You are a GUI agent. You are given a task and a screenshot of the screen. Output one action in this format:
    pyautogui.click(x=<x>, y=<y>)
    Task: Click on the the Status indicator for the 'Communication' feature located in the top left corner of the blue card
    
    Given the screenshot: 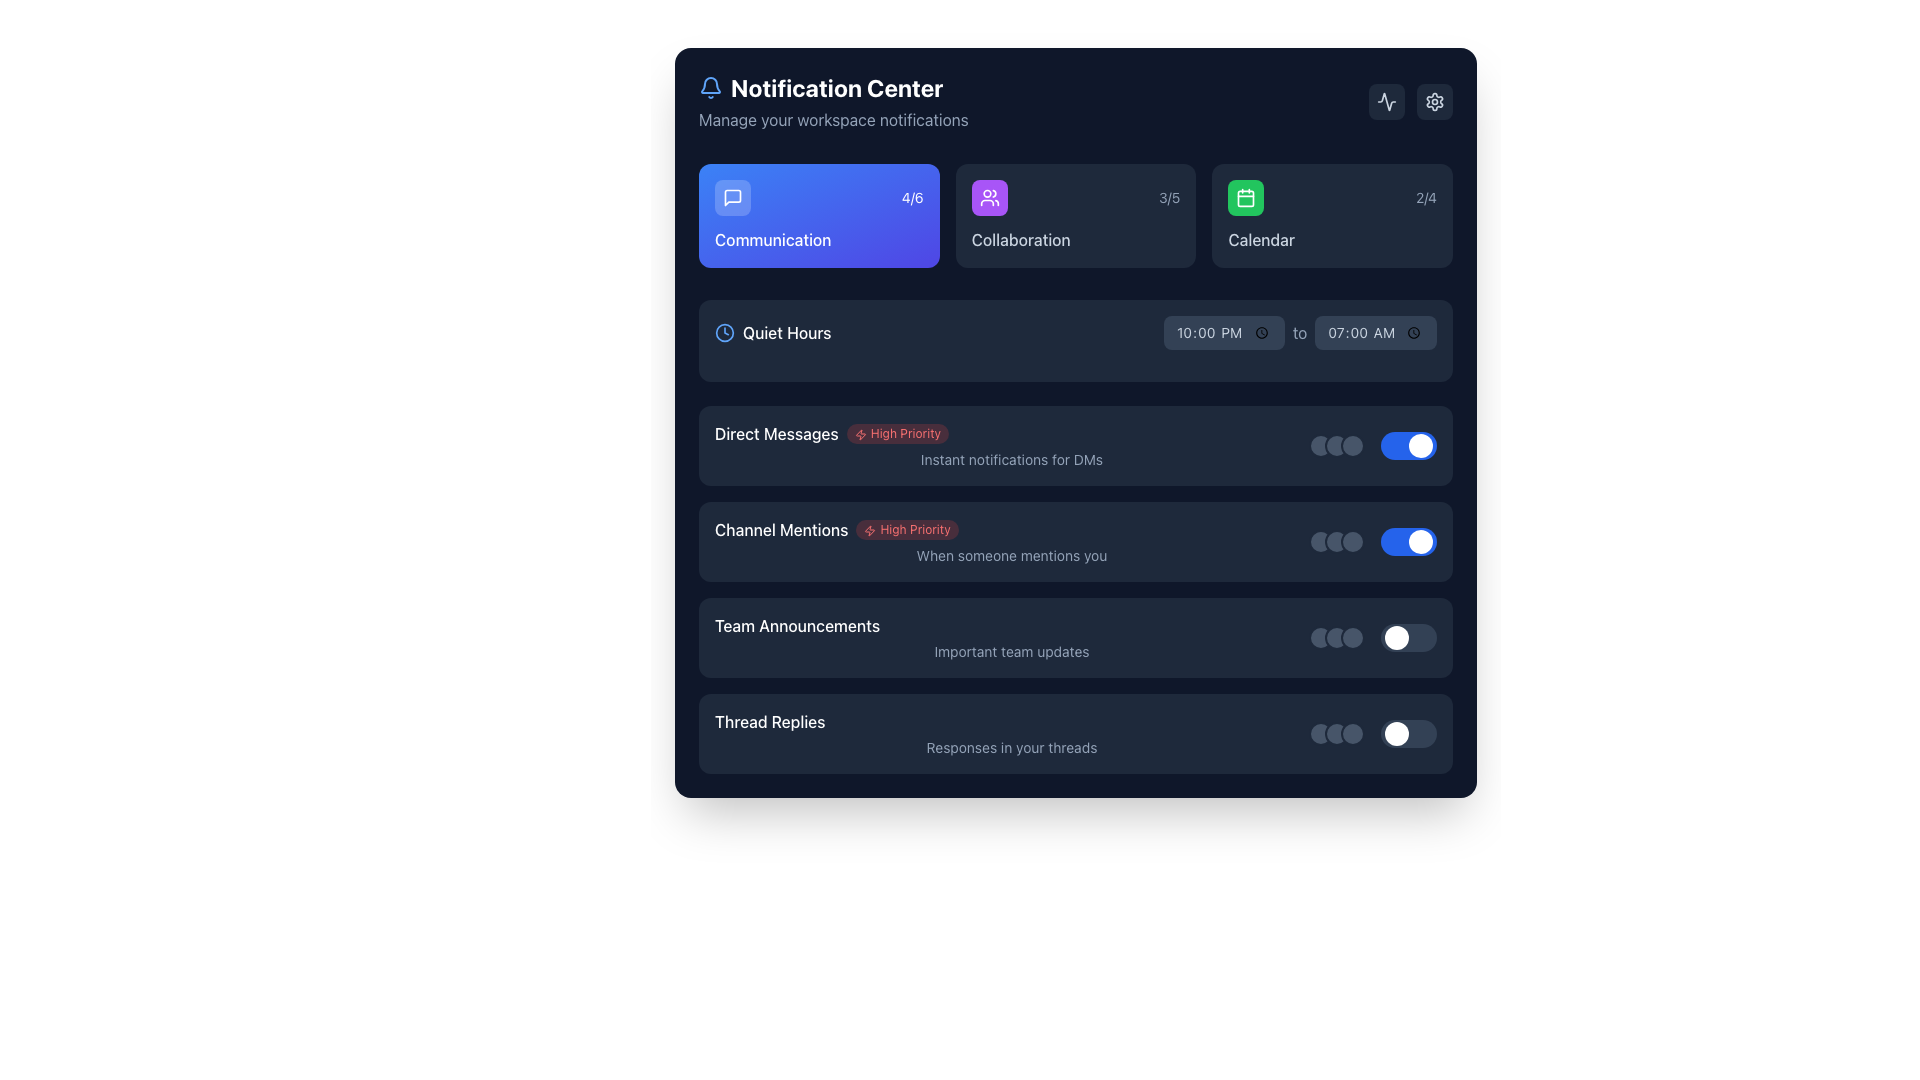 What is the action you would take?
    pyautogui.click(x=819, y=197)
    